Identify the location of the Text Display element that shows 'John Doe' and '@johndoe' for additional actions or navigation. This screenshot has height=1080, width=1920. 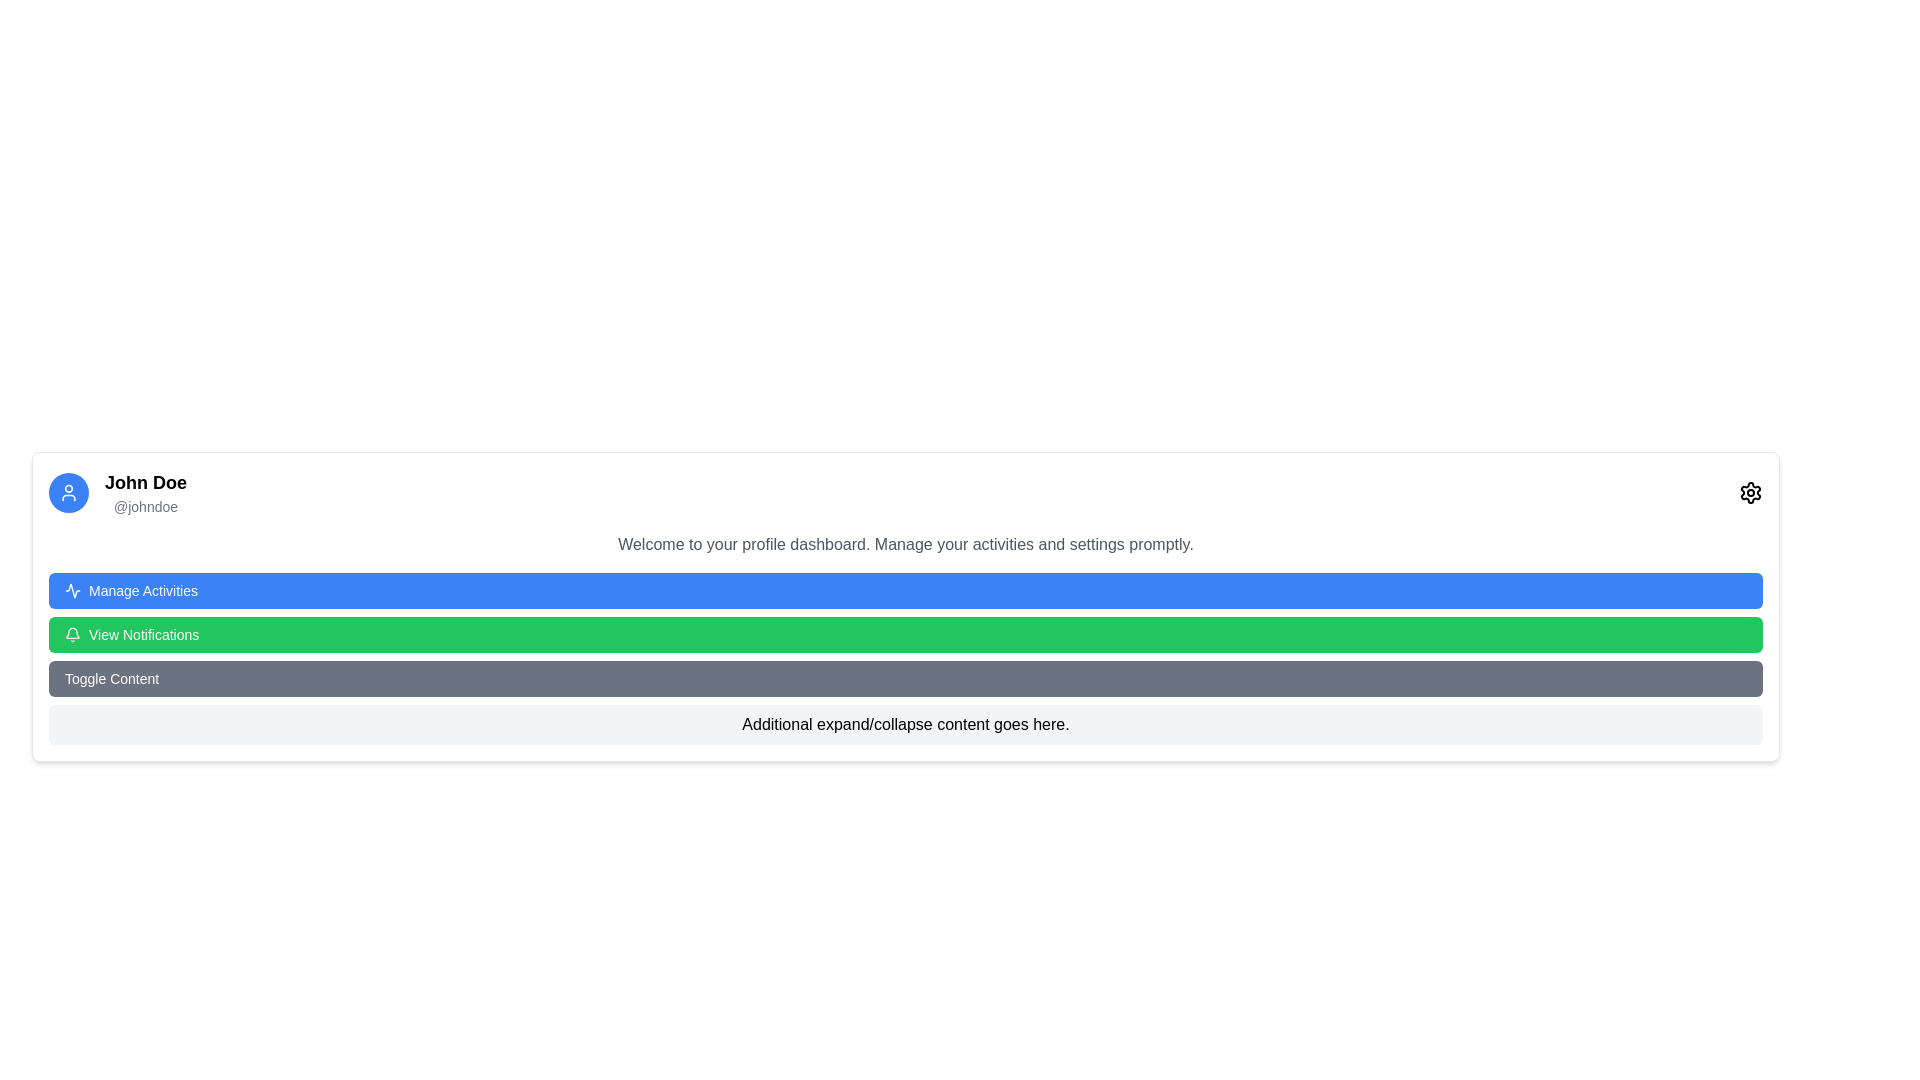
(144, 493).